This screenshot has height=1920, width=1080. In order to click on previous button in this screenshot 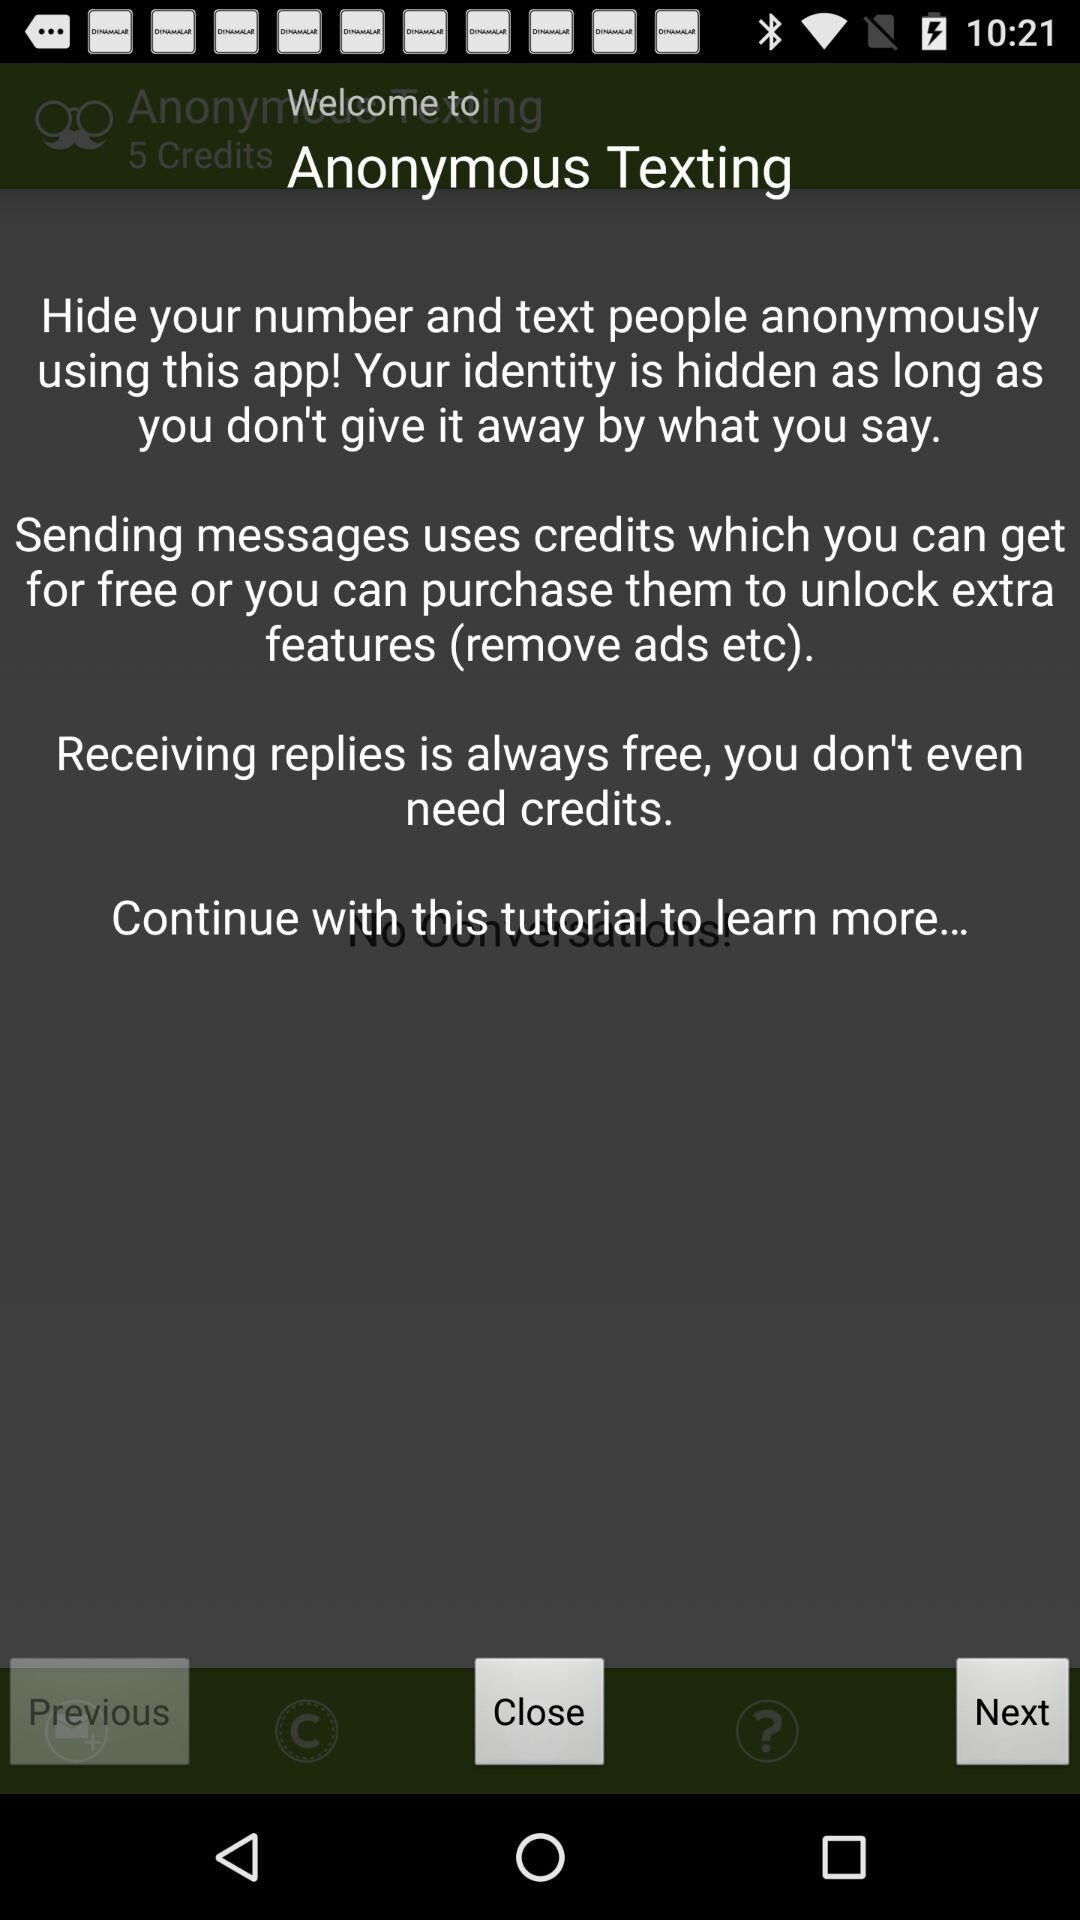, I will do `click(100, 1716)`.